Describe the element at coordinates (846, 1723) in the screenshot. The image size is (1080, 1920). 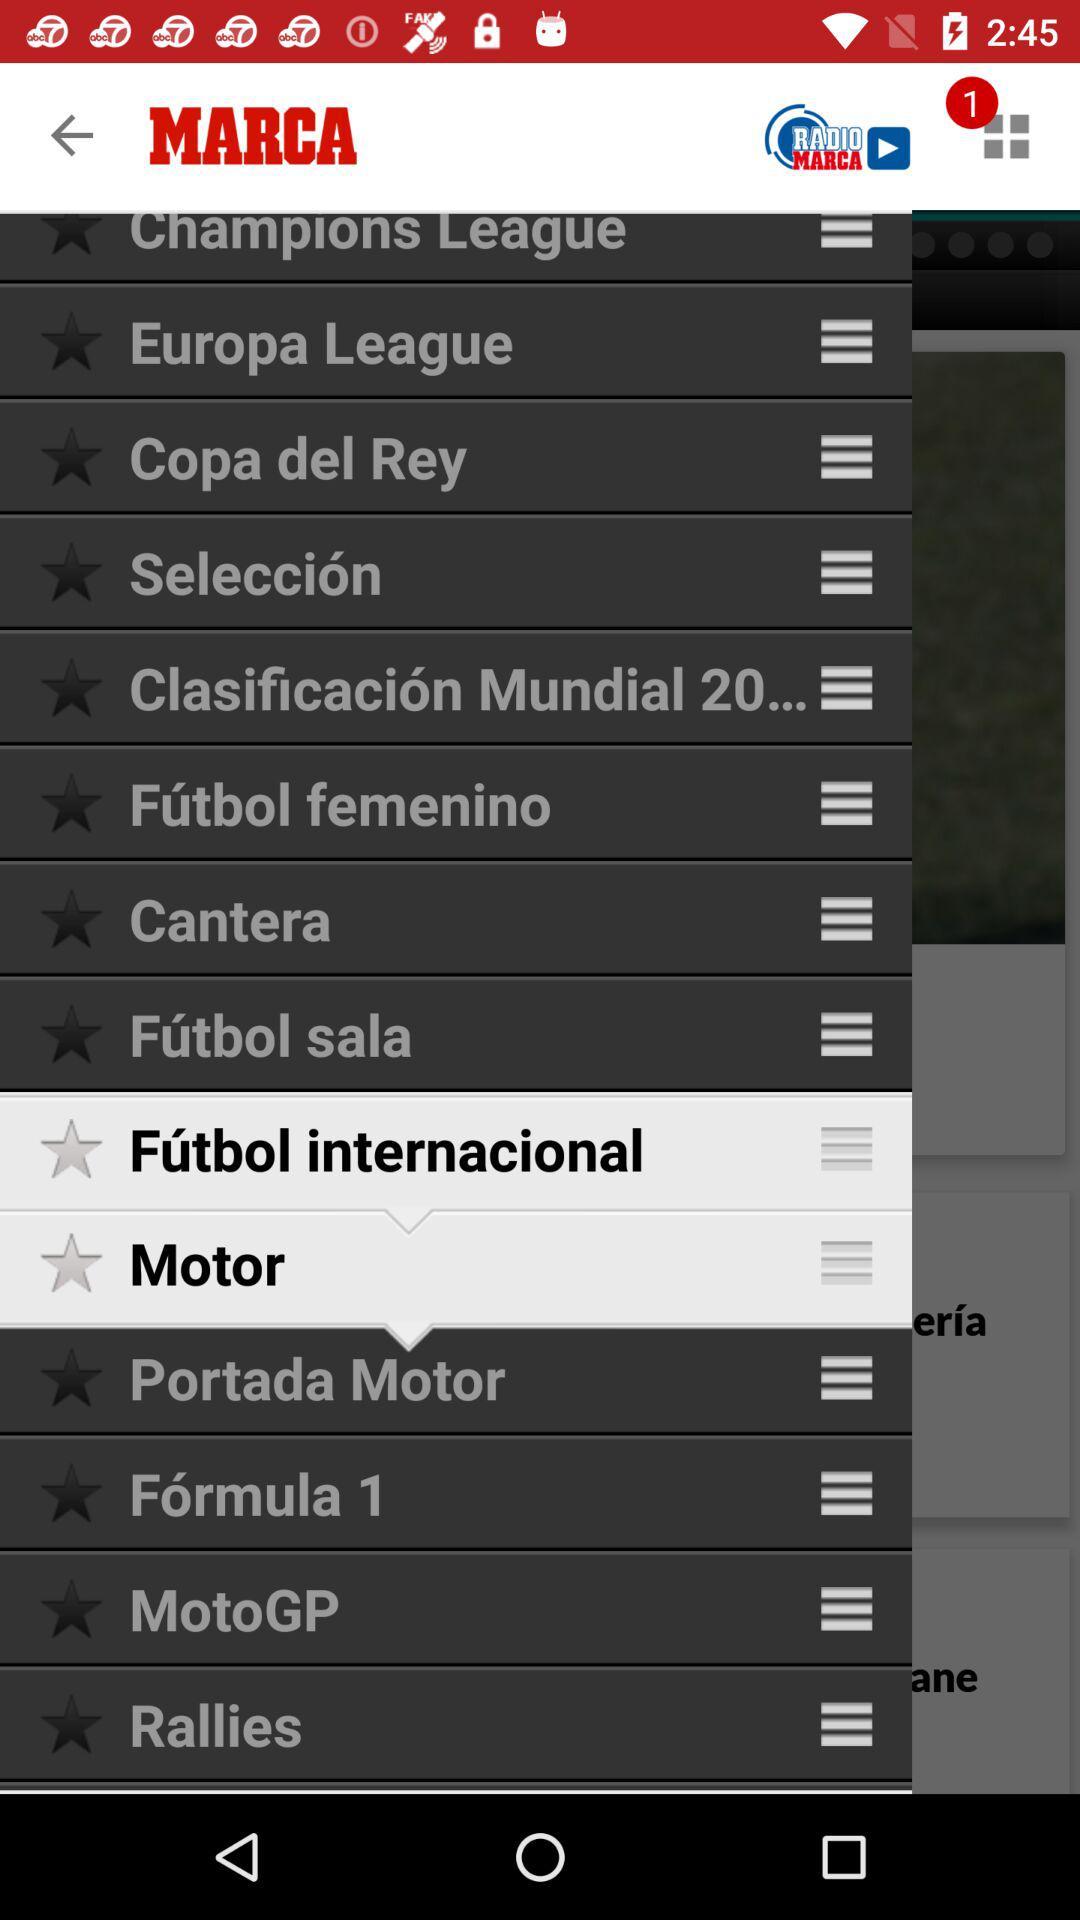
I see `menu icon of rallies` at that location.